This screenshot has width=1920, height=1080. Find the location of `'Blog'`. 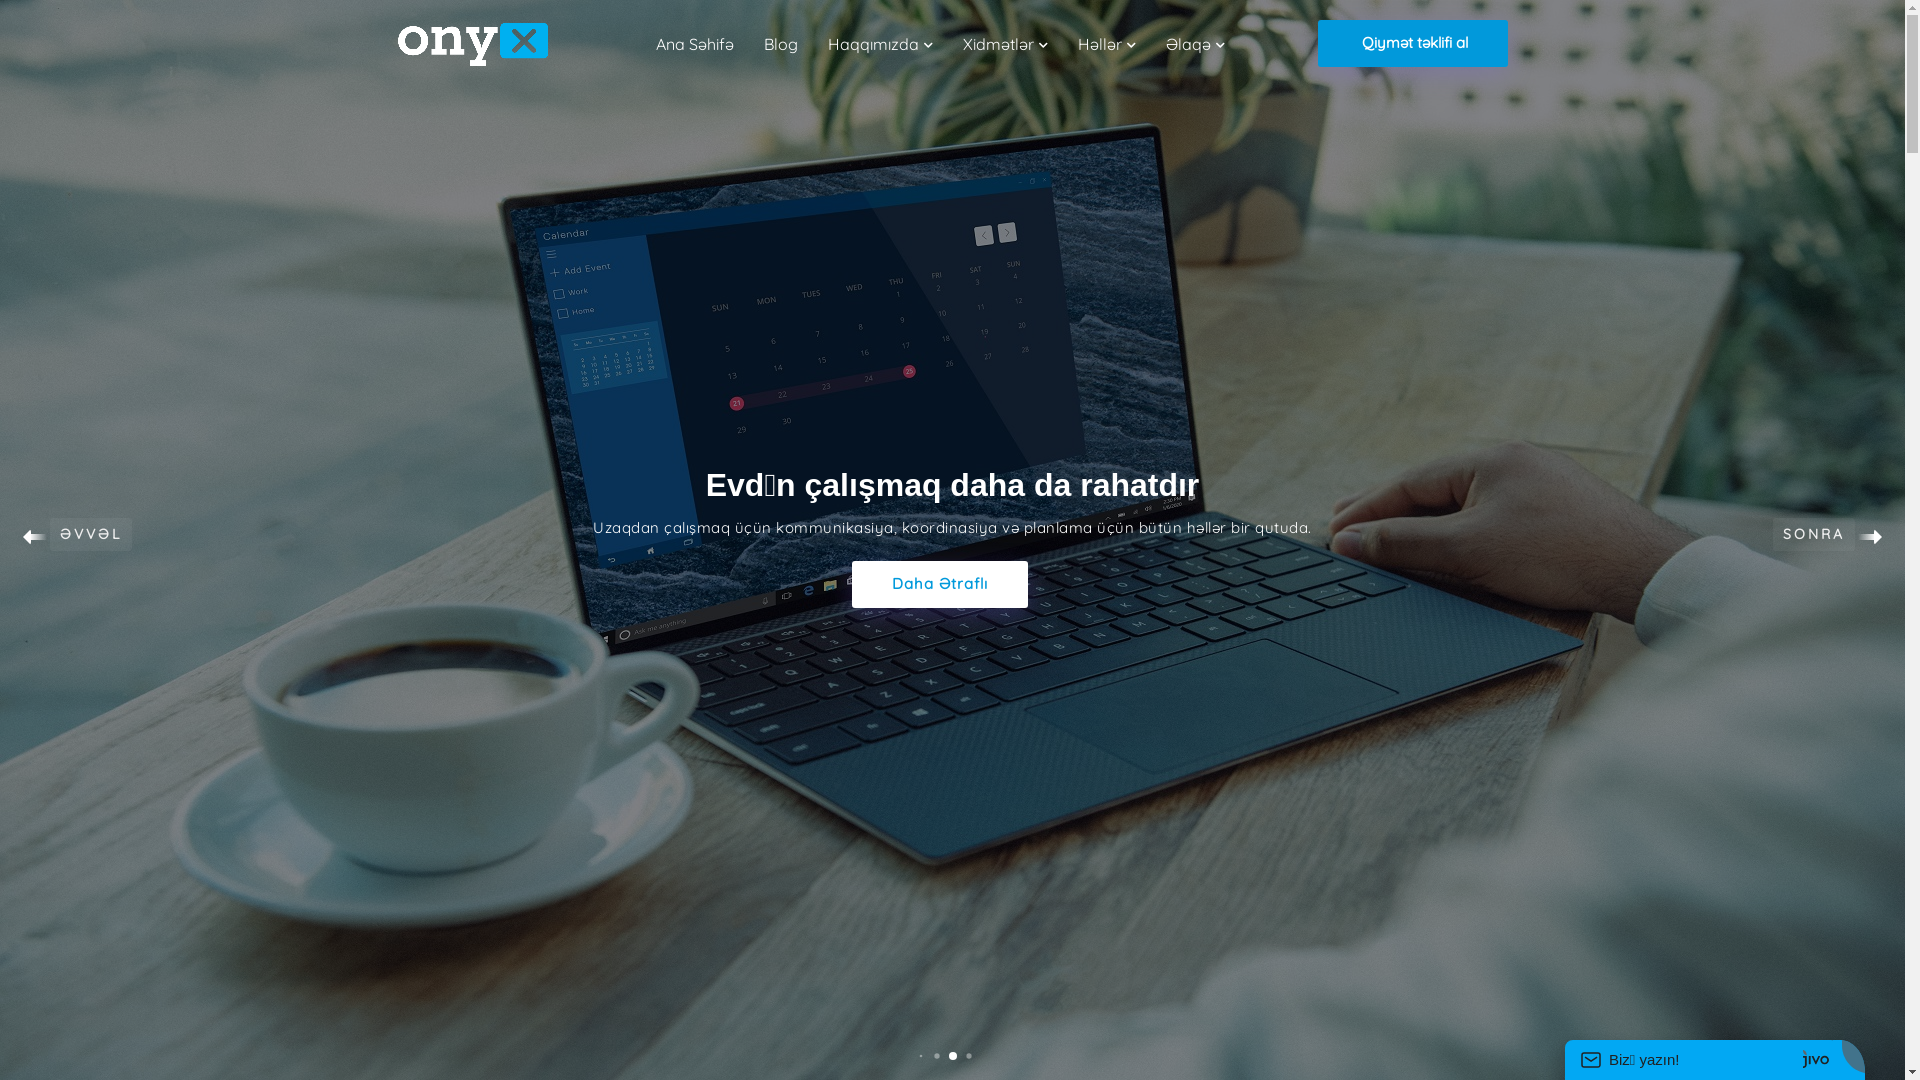

'Blog' is located at coordinates (762, 43).